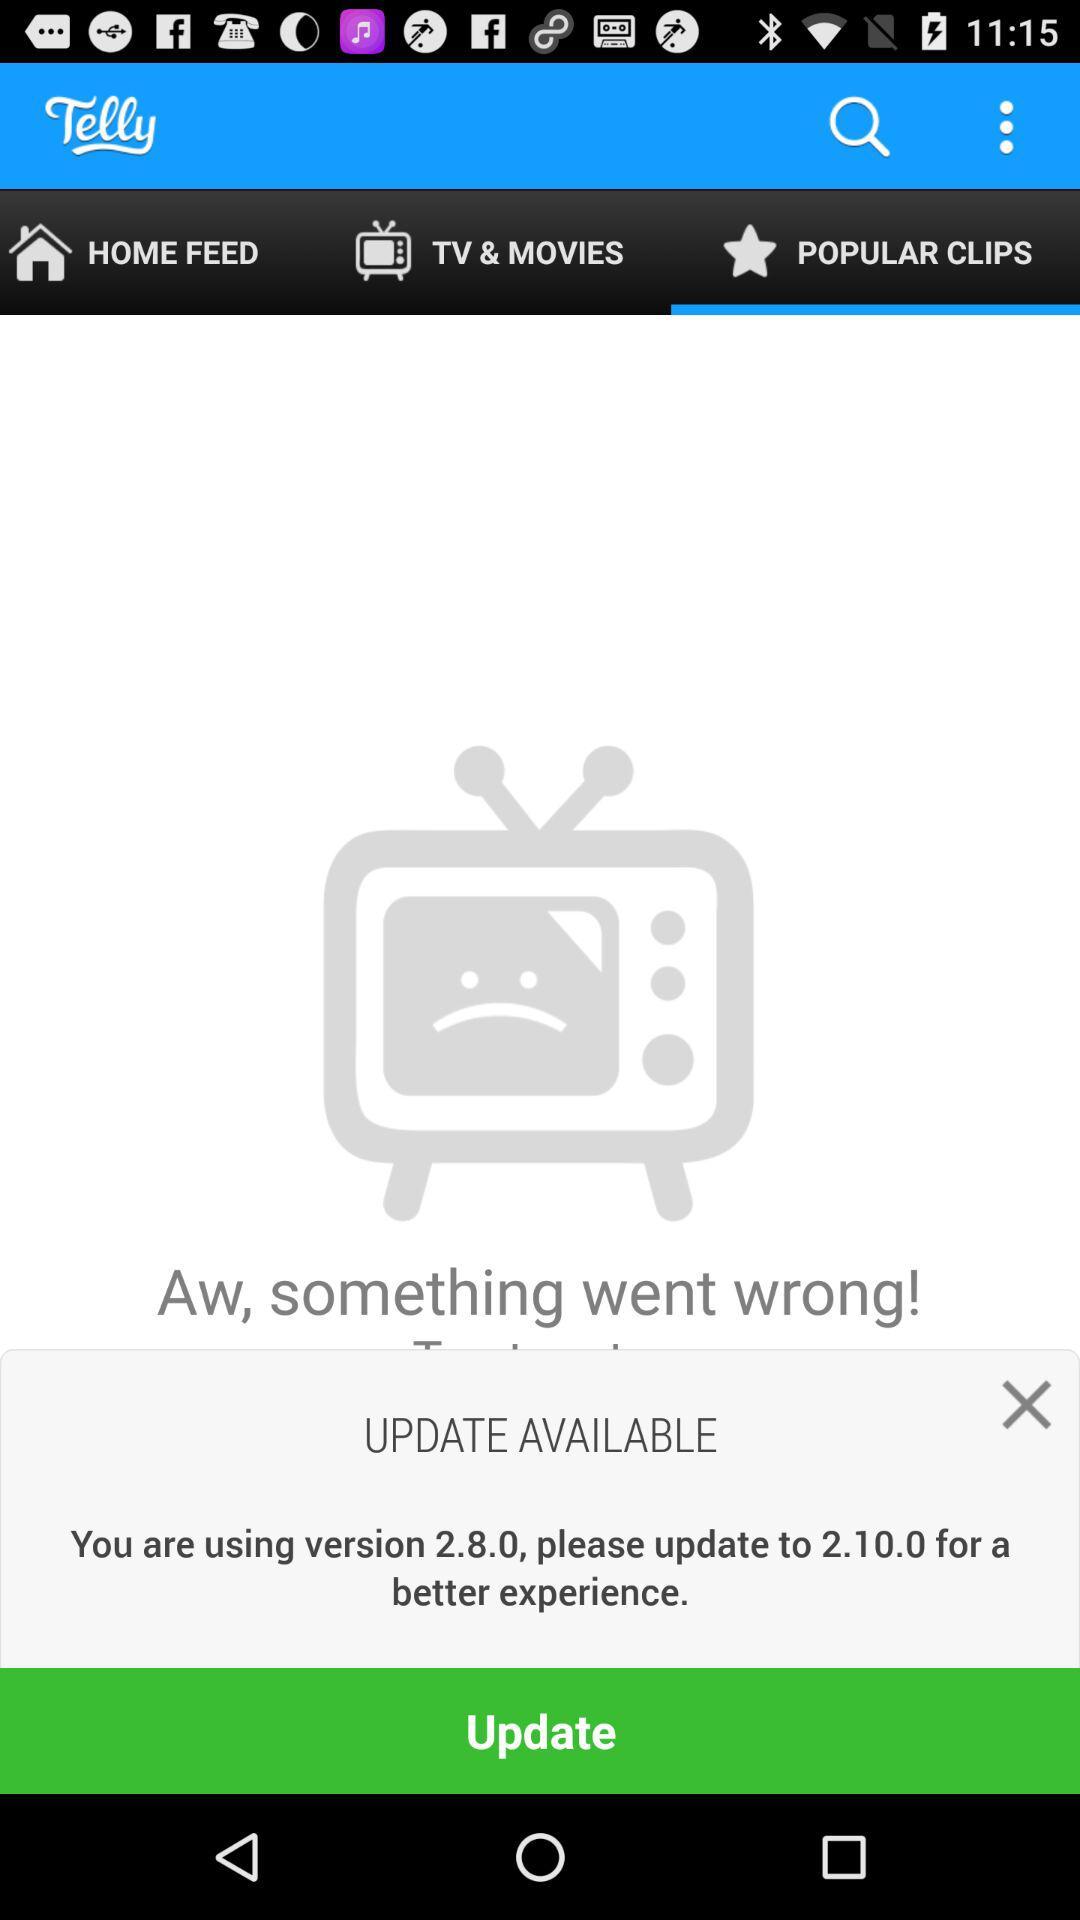  What do you see at coordinates (858, 124) in the screenshot?
I see `icon next to the tv & movies icon` at bounding box center [858, 124].